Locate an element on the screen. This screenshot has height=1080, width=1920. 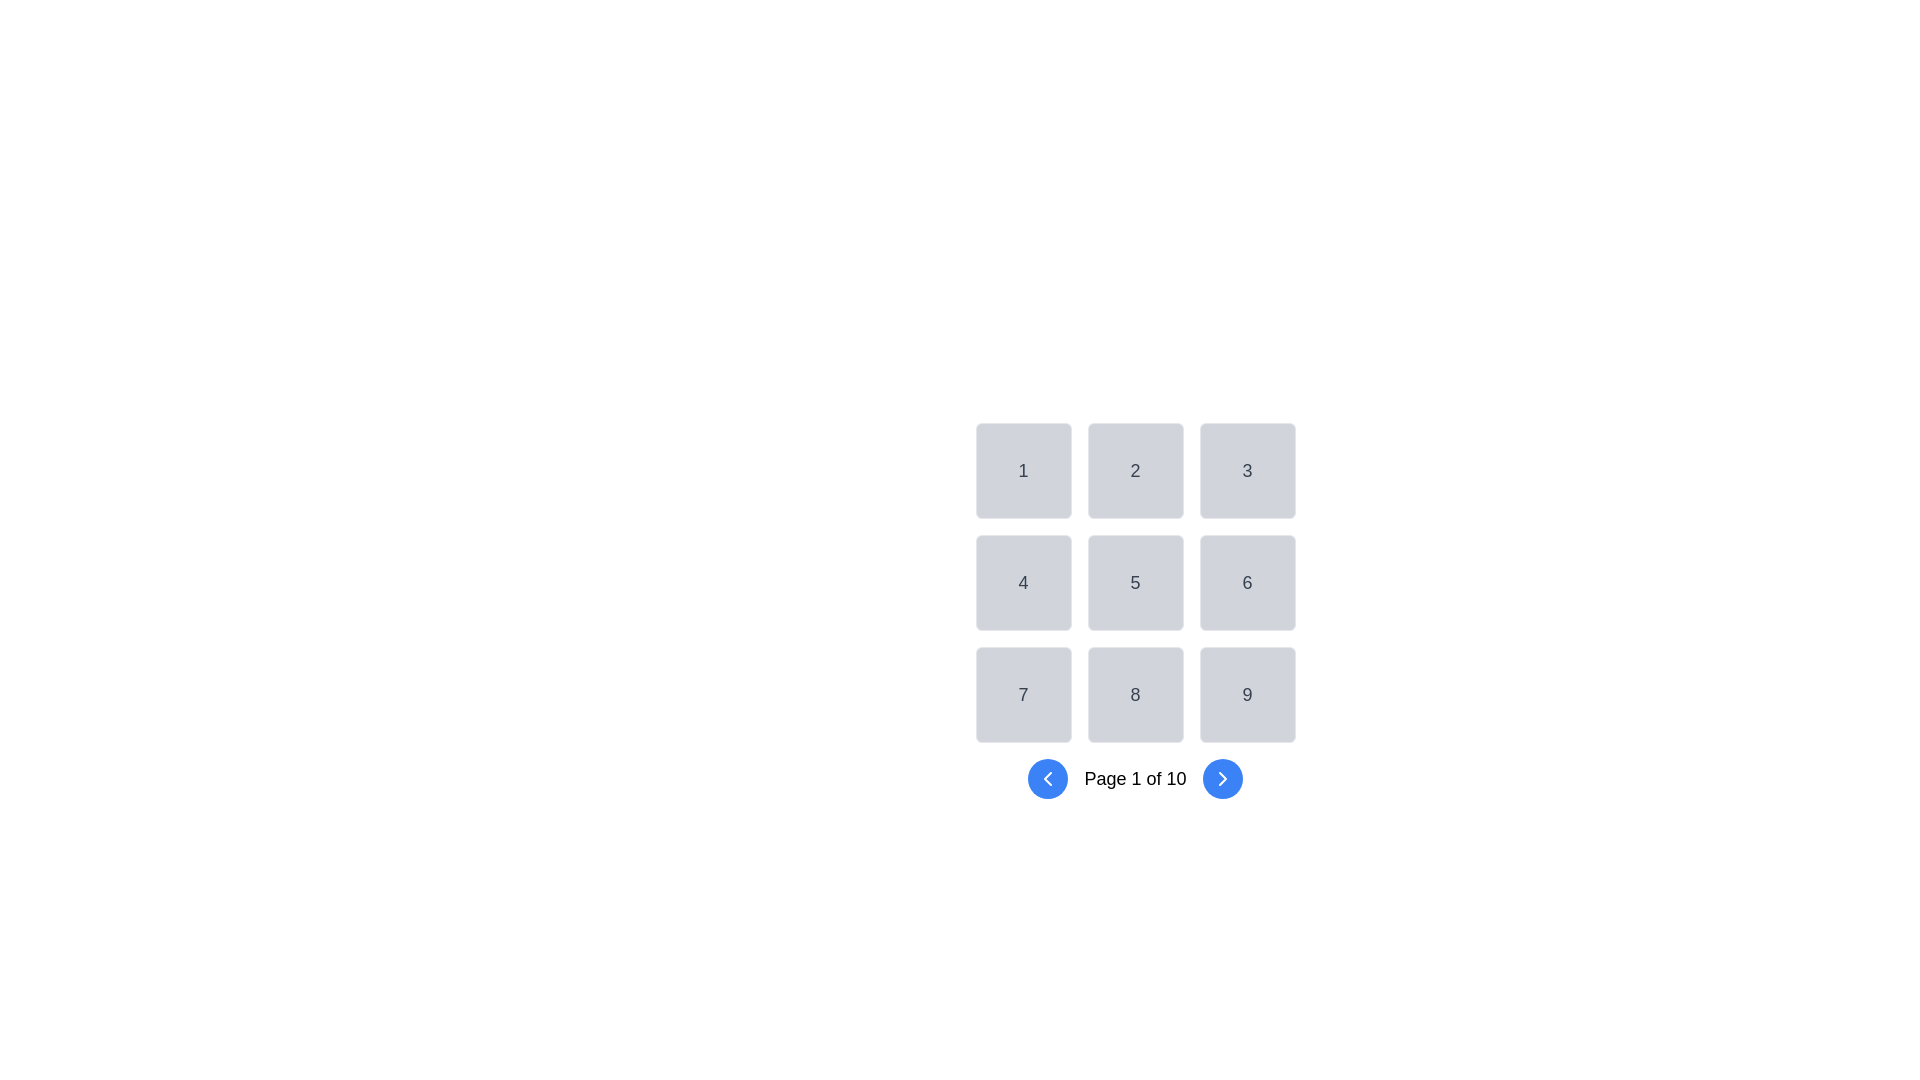
the selection tile located in the first row and second column of the grid is located at coordinates (1135, 470).